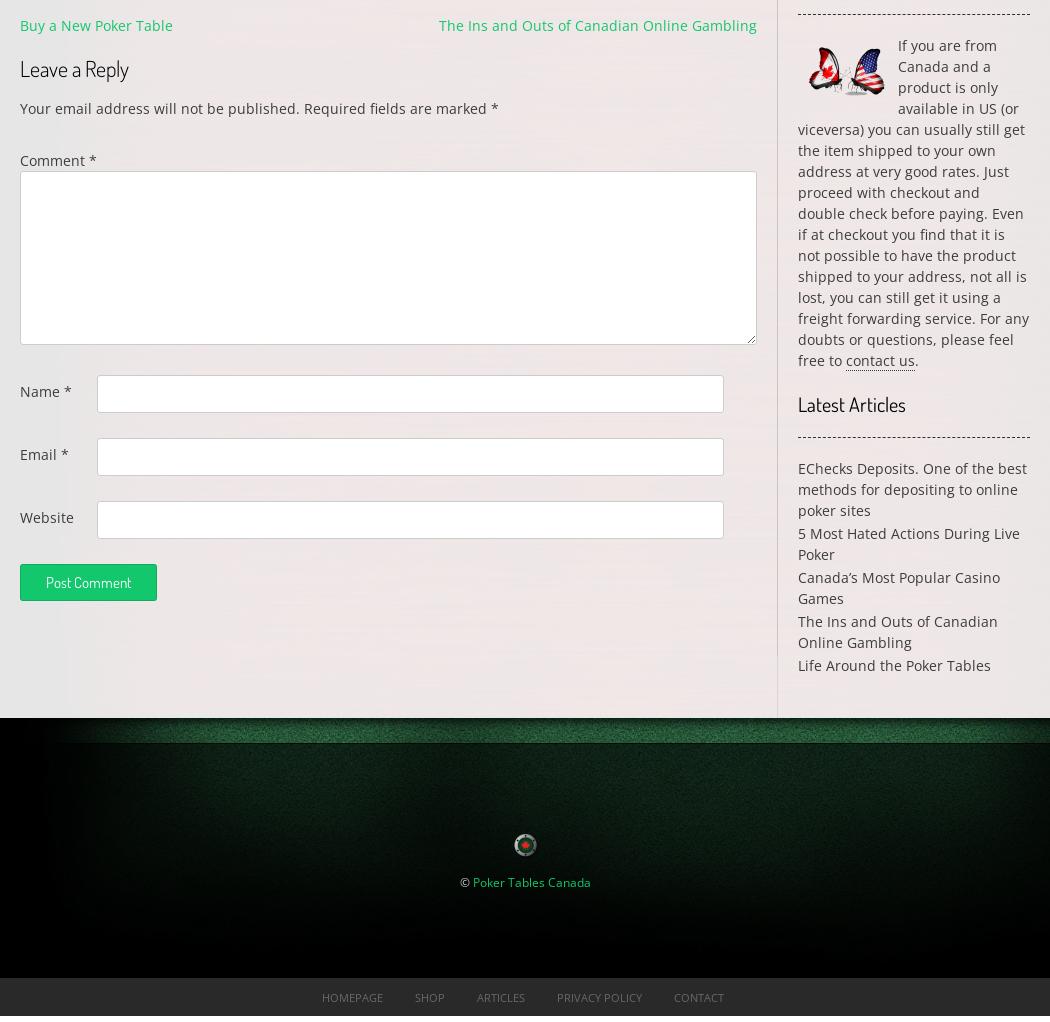  I want to click on 'Latest Articles', so click(851, 403).